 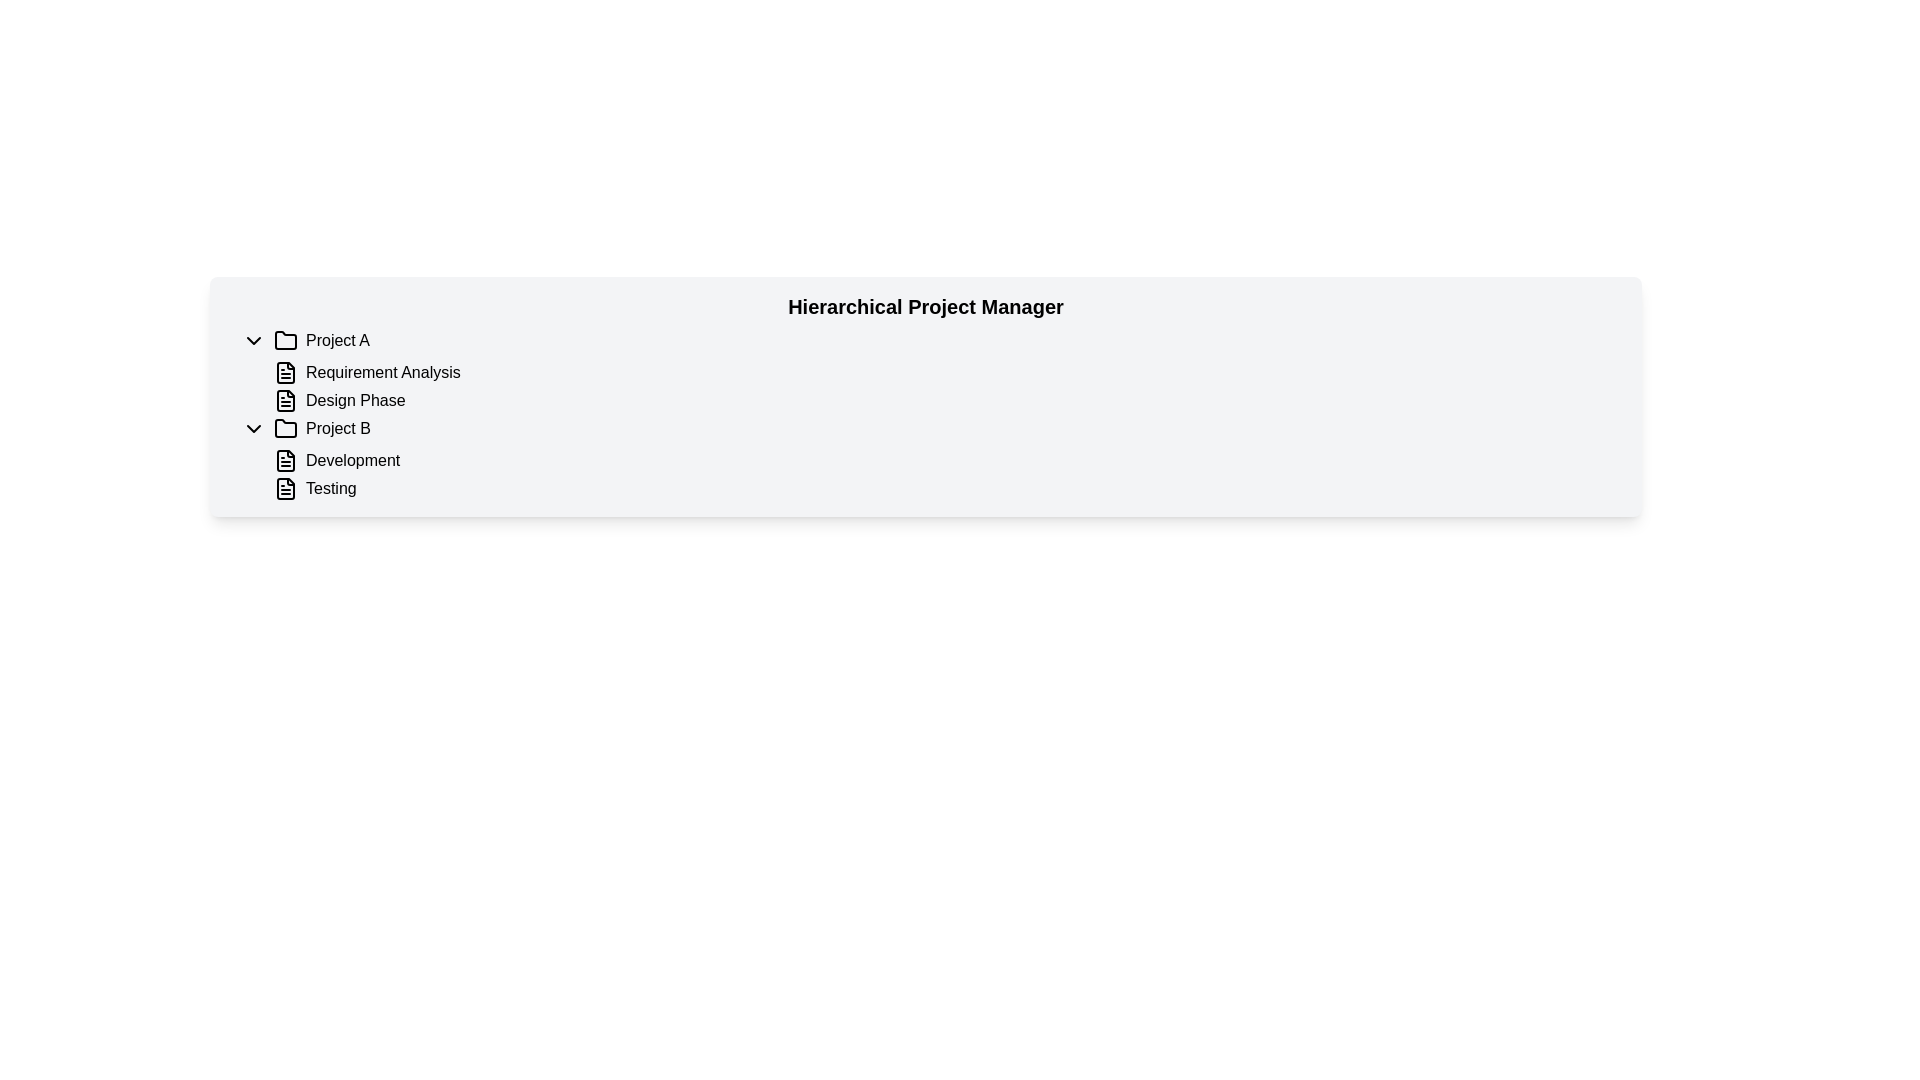 What do you see at coordinates (285, 401) in the screenshot?
I see `the document icon with a minimalist black outline located to the left of the text 'Design Phase'` at bounding box center [285, 401].